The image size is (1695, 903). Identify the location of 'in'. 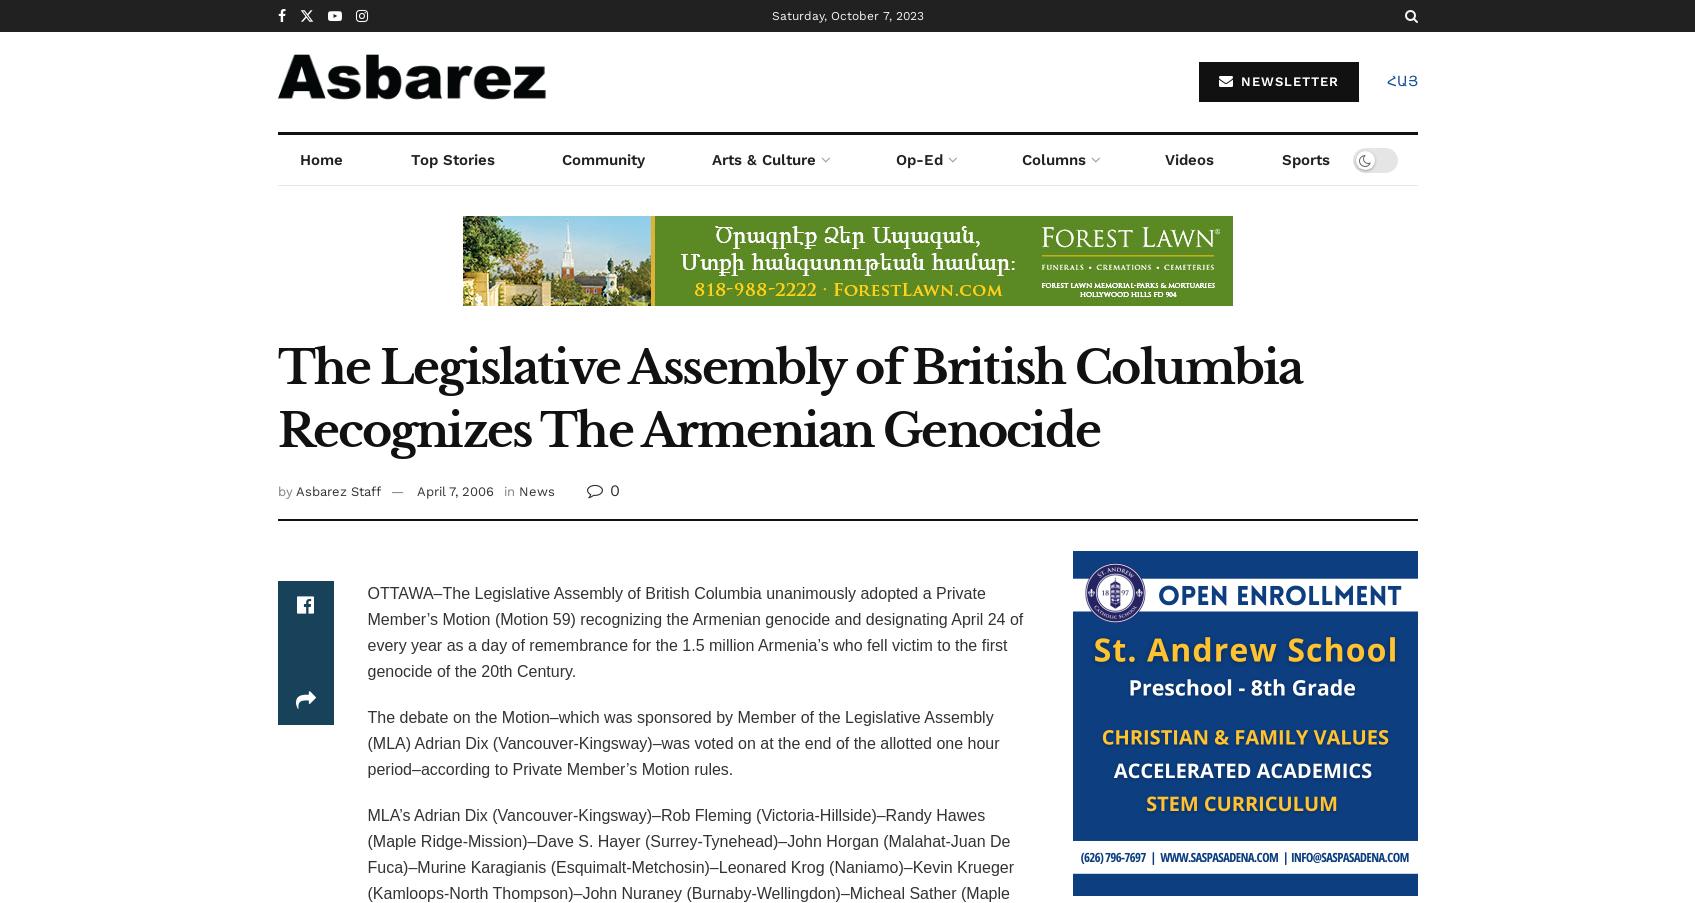
(507, 491).